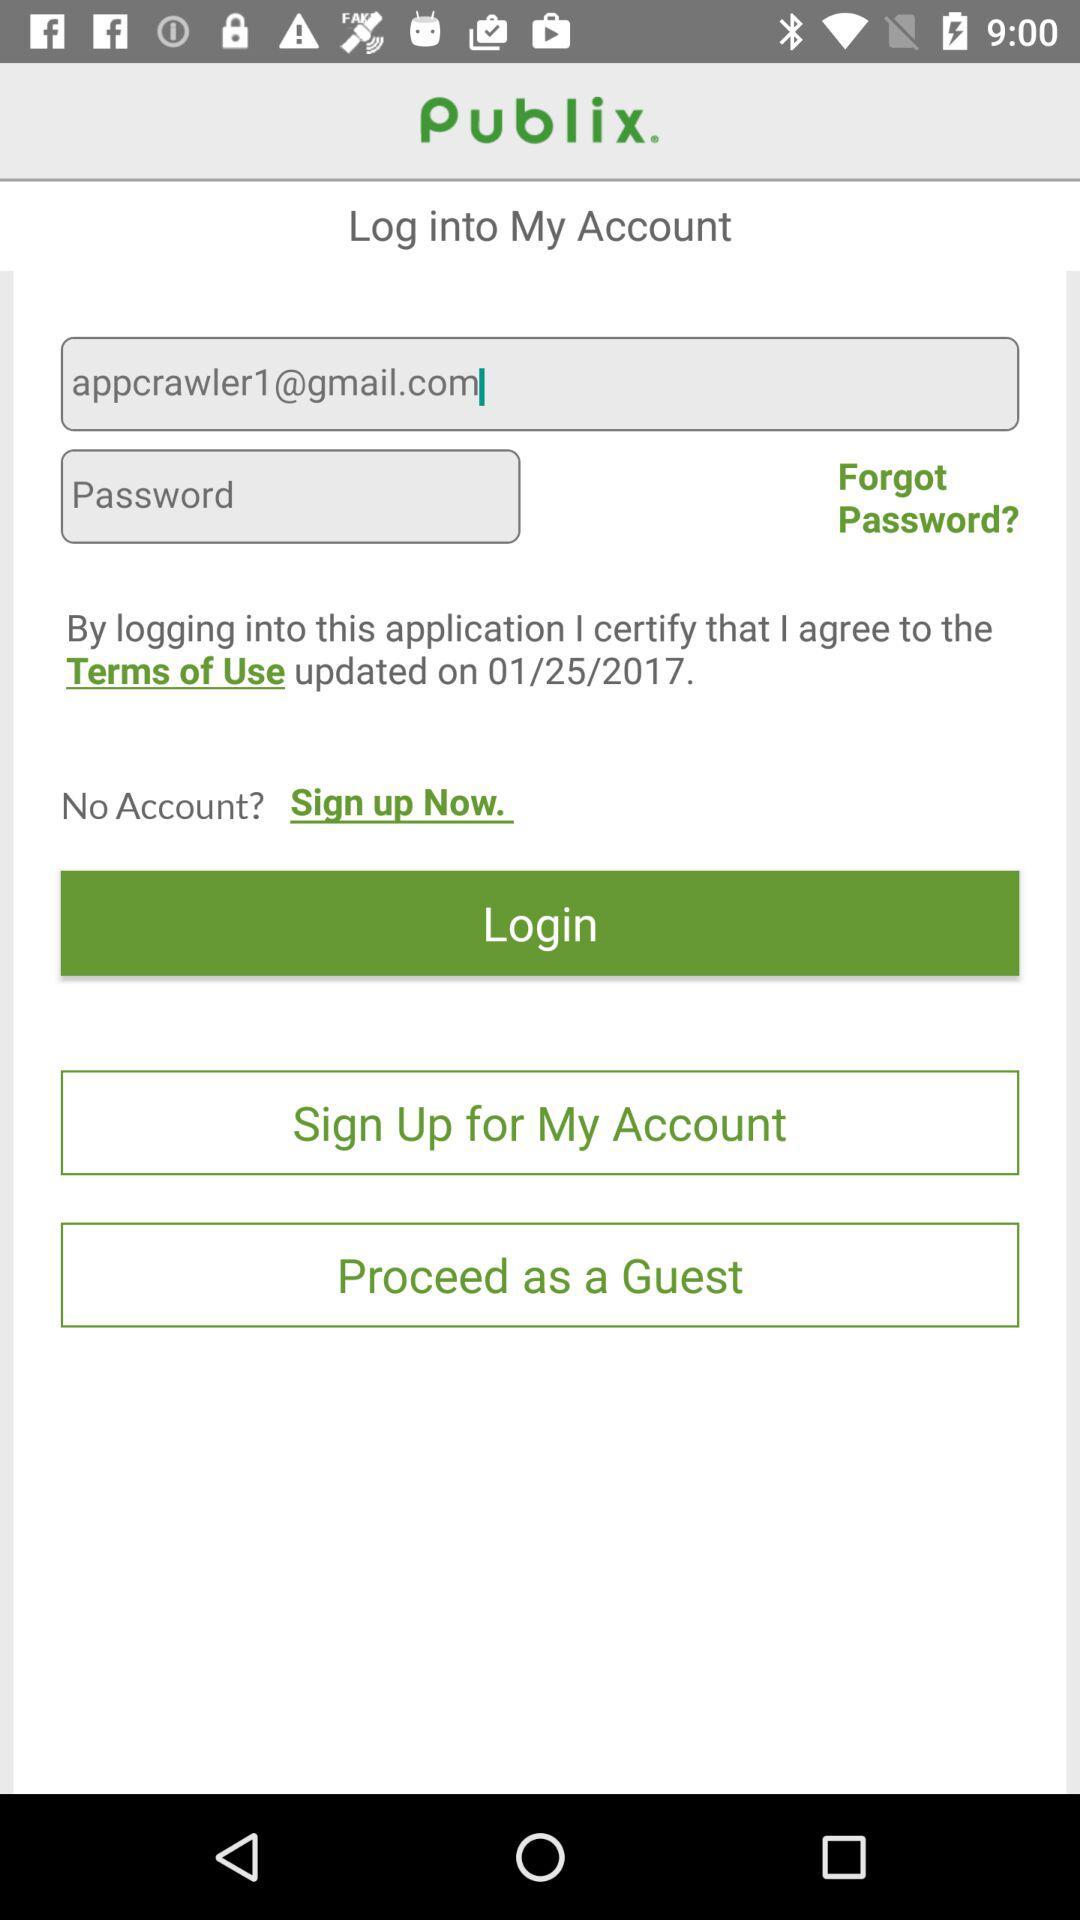 The height and width of the screenshot is (1920, 1080). What do you see at coordinates (540, 1274) in the screenshot?
I see `proceed as a` at bounding box center [540, 1274].